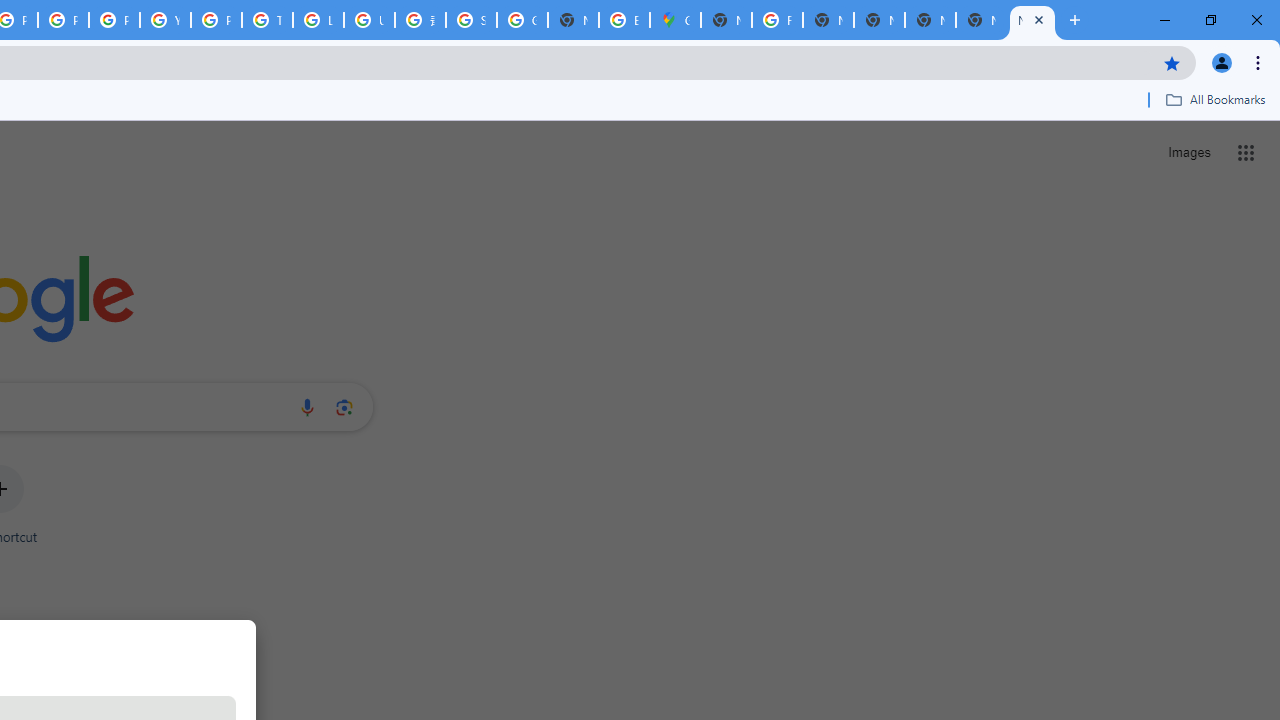 The height and width of the screenshot is (720, 1280). Describe the element at coordinates (675, 20) in the screenshot. I see `'Google Maps'` at that location.